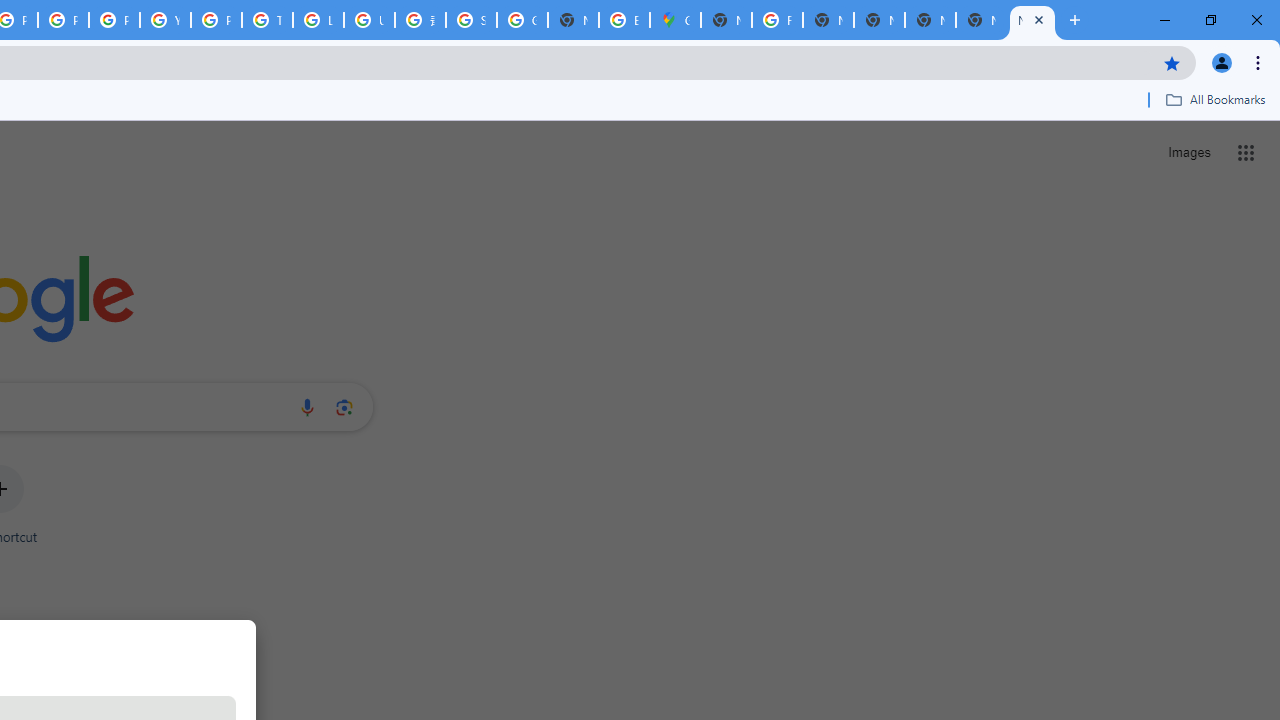 The height and width of the screenshot is (720, 1280). Describe the element at coordinates (675, 20) in the screenshot. I see `'Google Maps'` at that location.